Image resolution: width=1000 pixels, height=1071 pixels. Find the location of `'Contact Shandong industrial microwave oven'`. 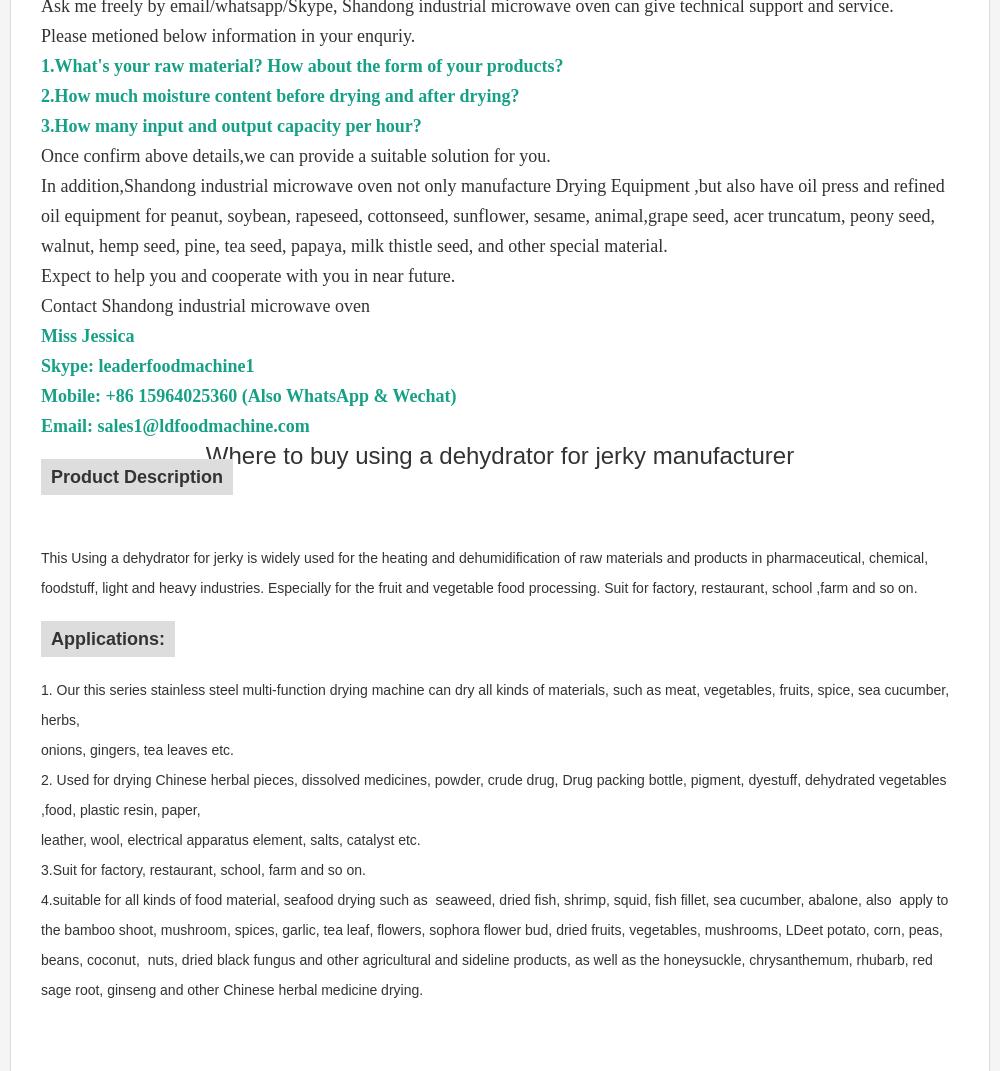

'Contact Shandong industrial microwave oven' is located at coordinates (41, 305).